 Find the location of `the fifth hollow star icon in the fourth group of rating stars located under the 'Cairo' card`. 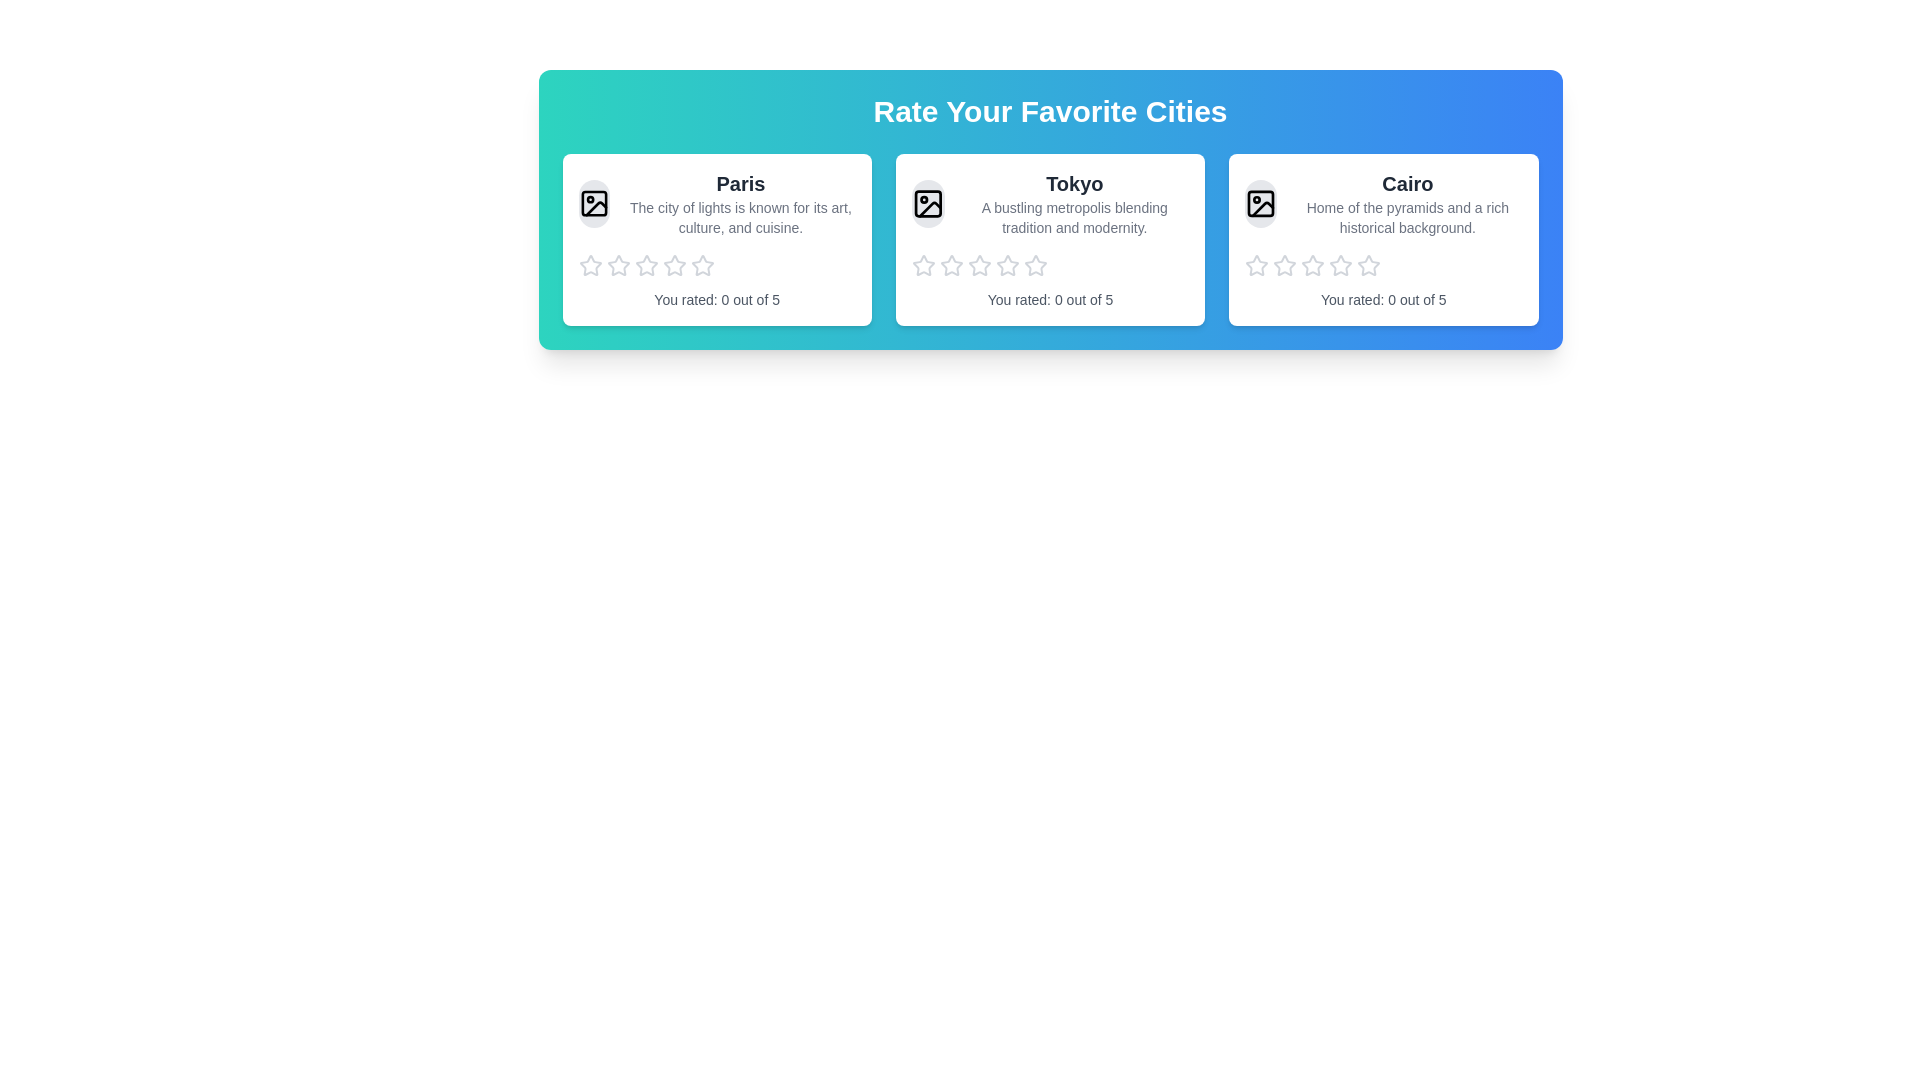

the fifth hollow star icon in the fourth group of rating stars located under the 'Cairo' card is located at coordinates (1341, 265).